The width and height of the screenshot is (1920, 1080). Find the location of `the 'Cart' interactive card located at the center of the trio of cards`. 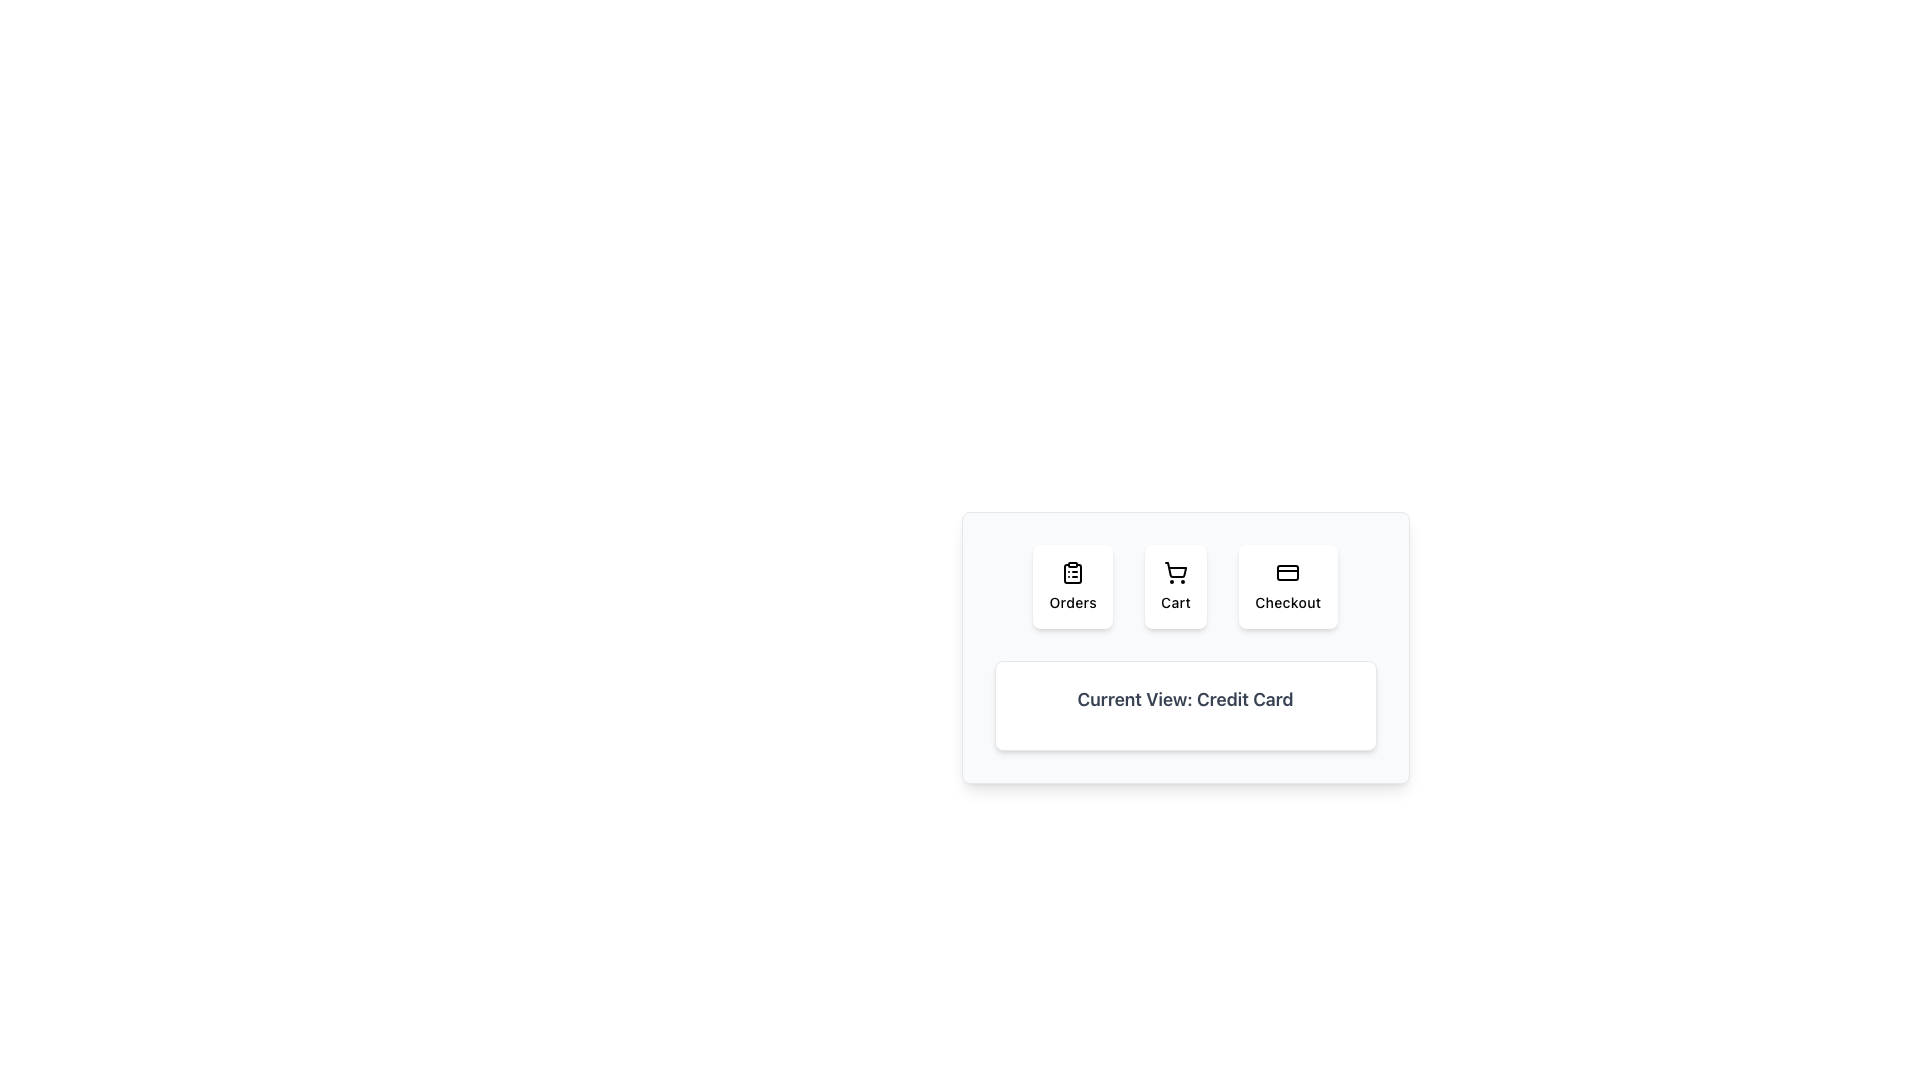

the 'Cart' interactive card located at the center of the trio of cards is located at coordinates (1185, 585).